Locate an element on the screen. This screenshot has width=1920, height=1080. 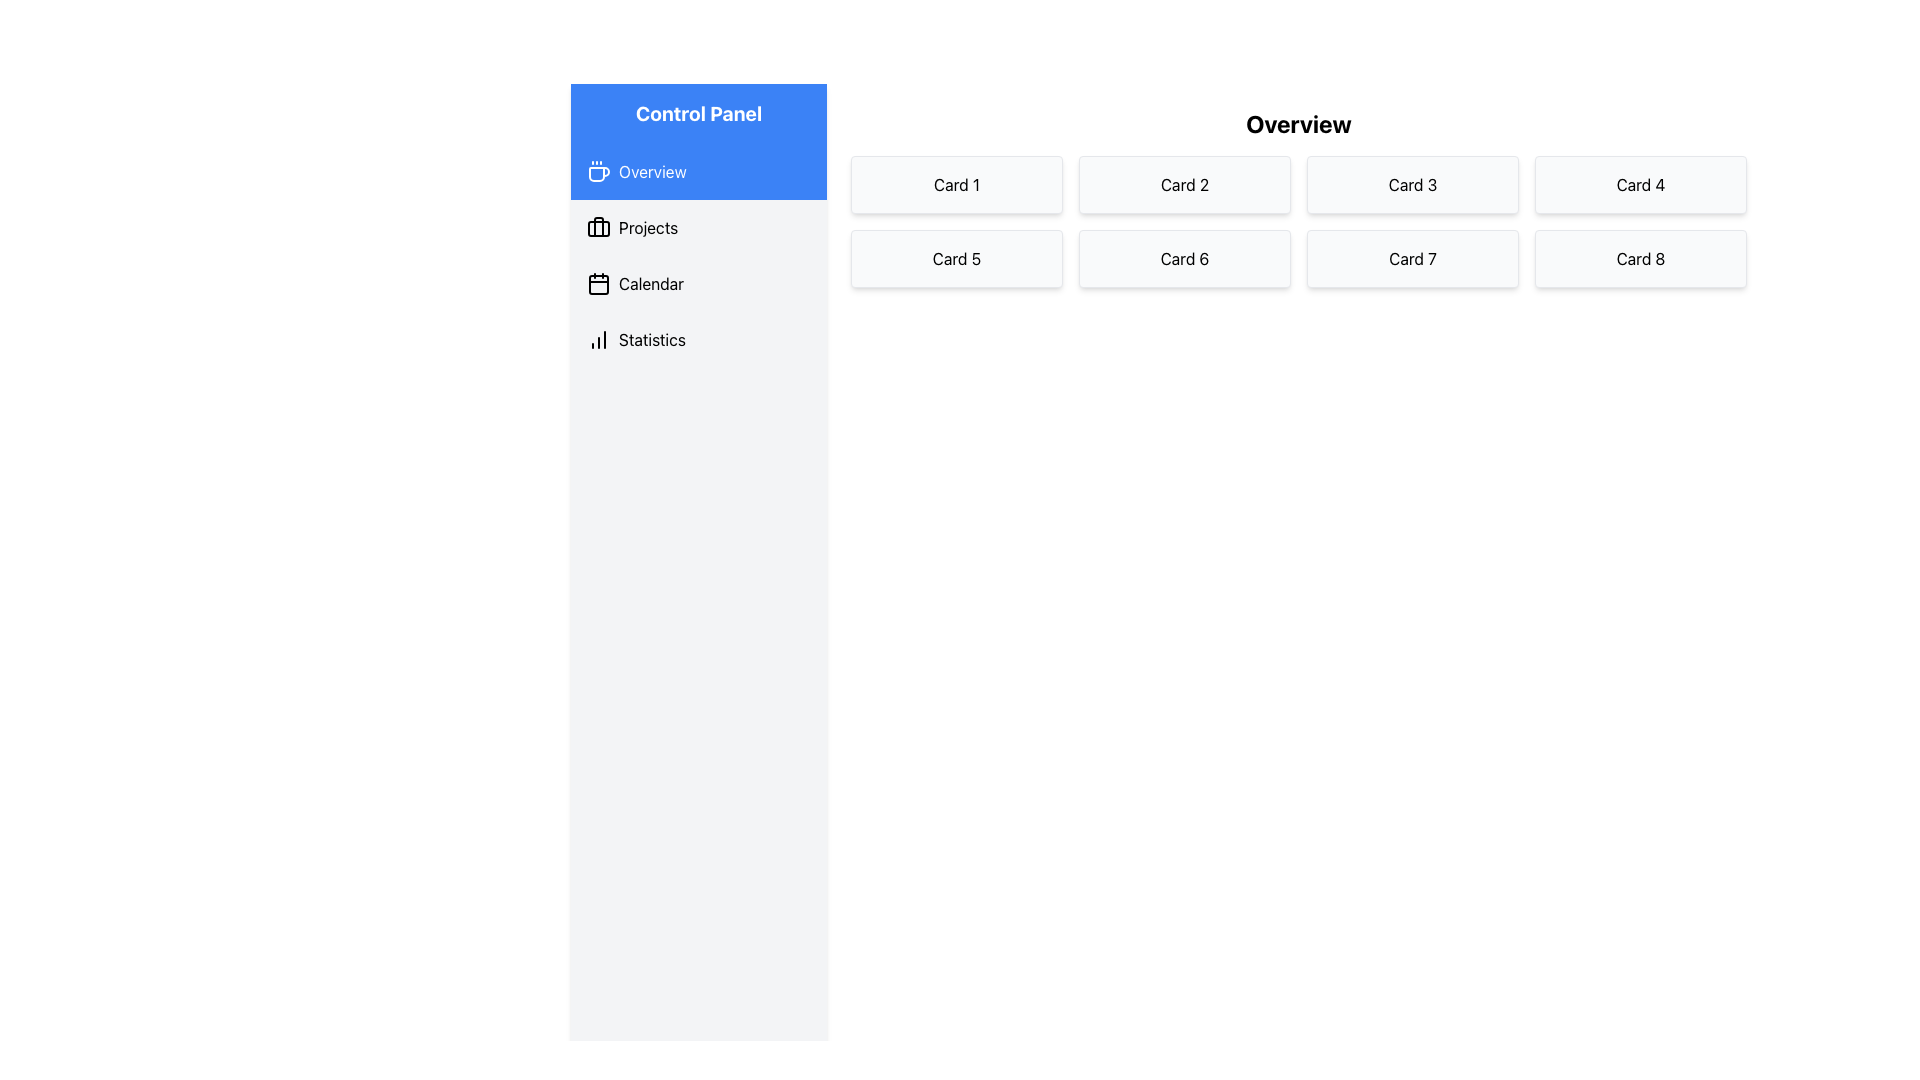
the coffee cup icon located is located at coordinates (598, 171).